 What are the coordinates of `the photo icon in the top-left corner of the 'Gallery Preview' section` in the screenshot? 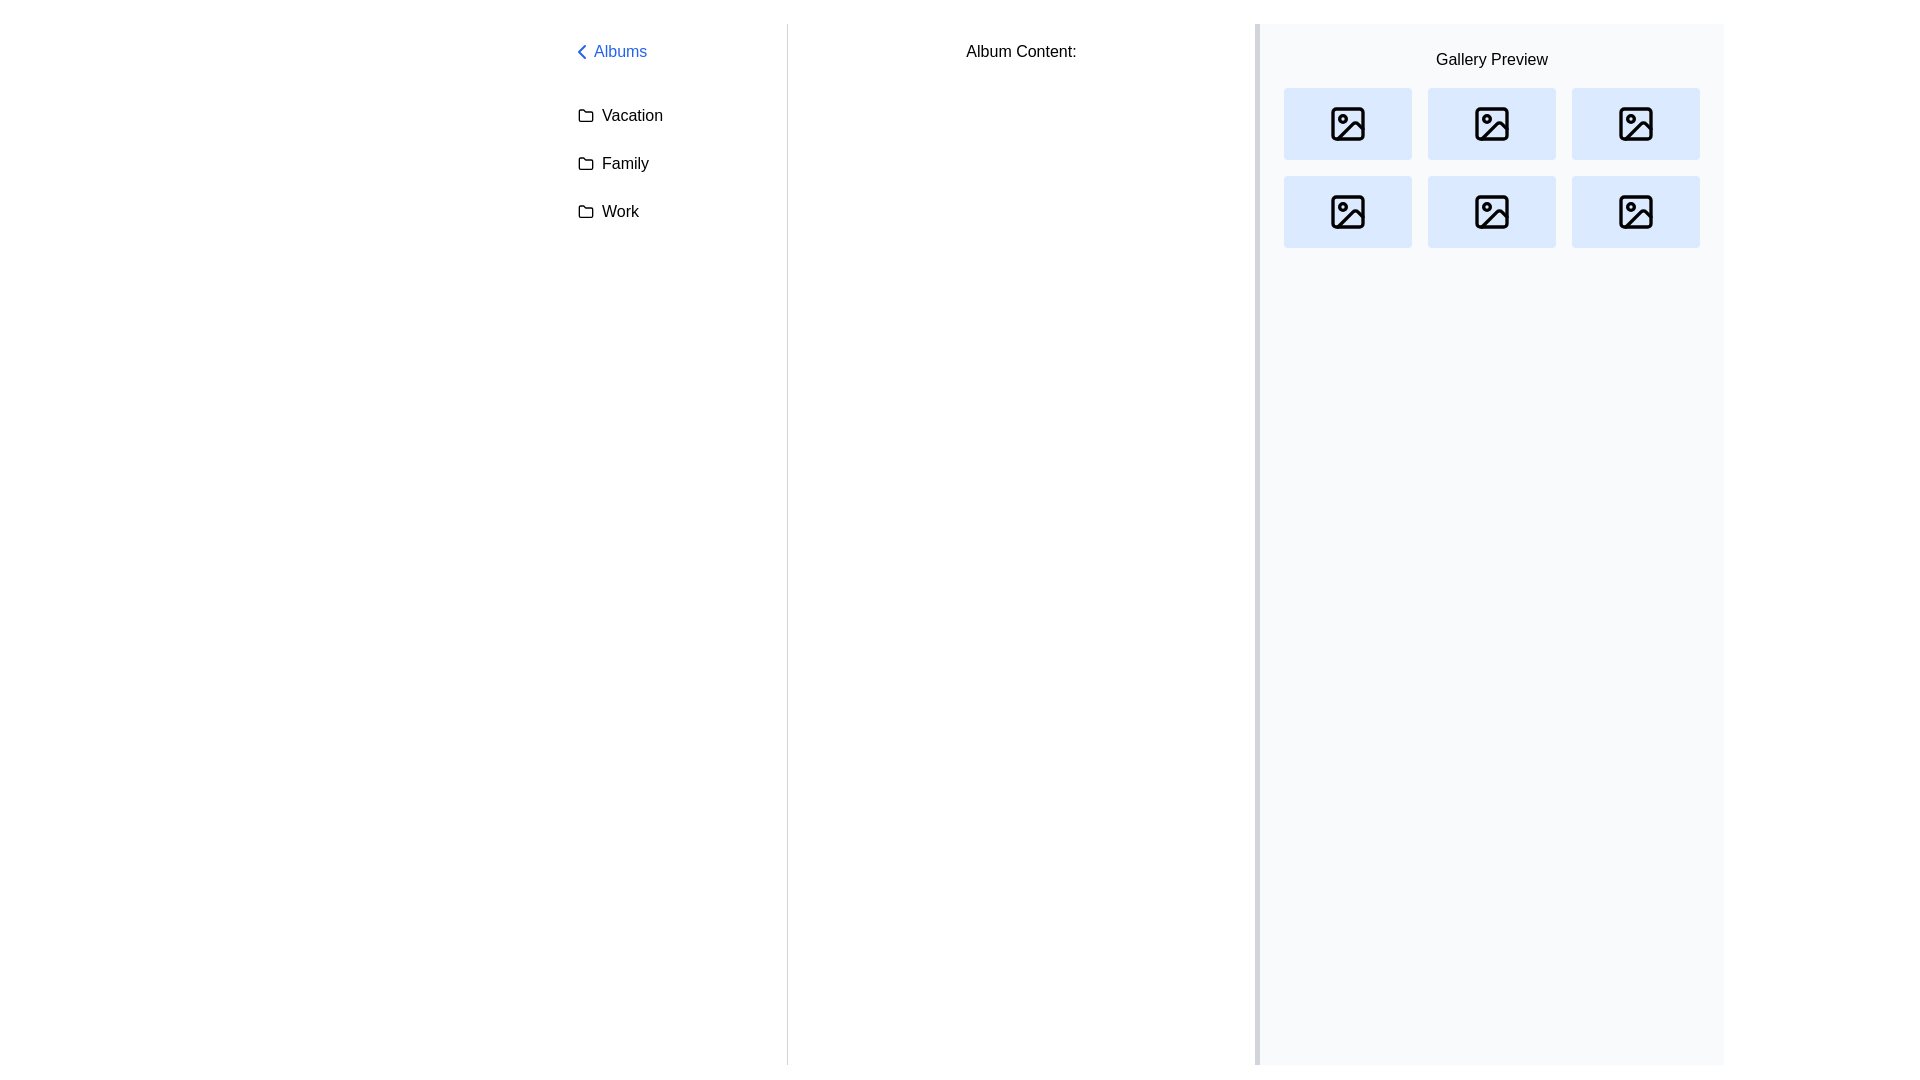 It's located at (1348, 123).